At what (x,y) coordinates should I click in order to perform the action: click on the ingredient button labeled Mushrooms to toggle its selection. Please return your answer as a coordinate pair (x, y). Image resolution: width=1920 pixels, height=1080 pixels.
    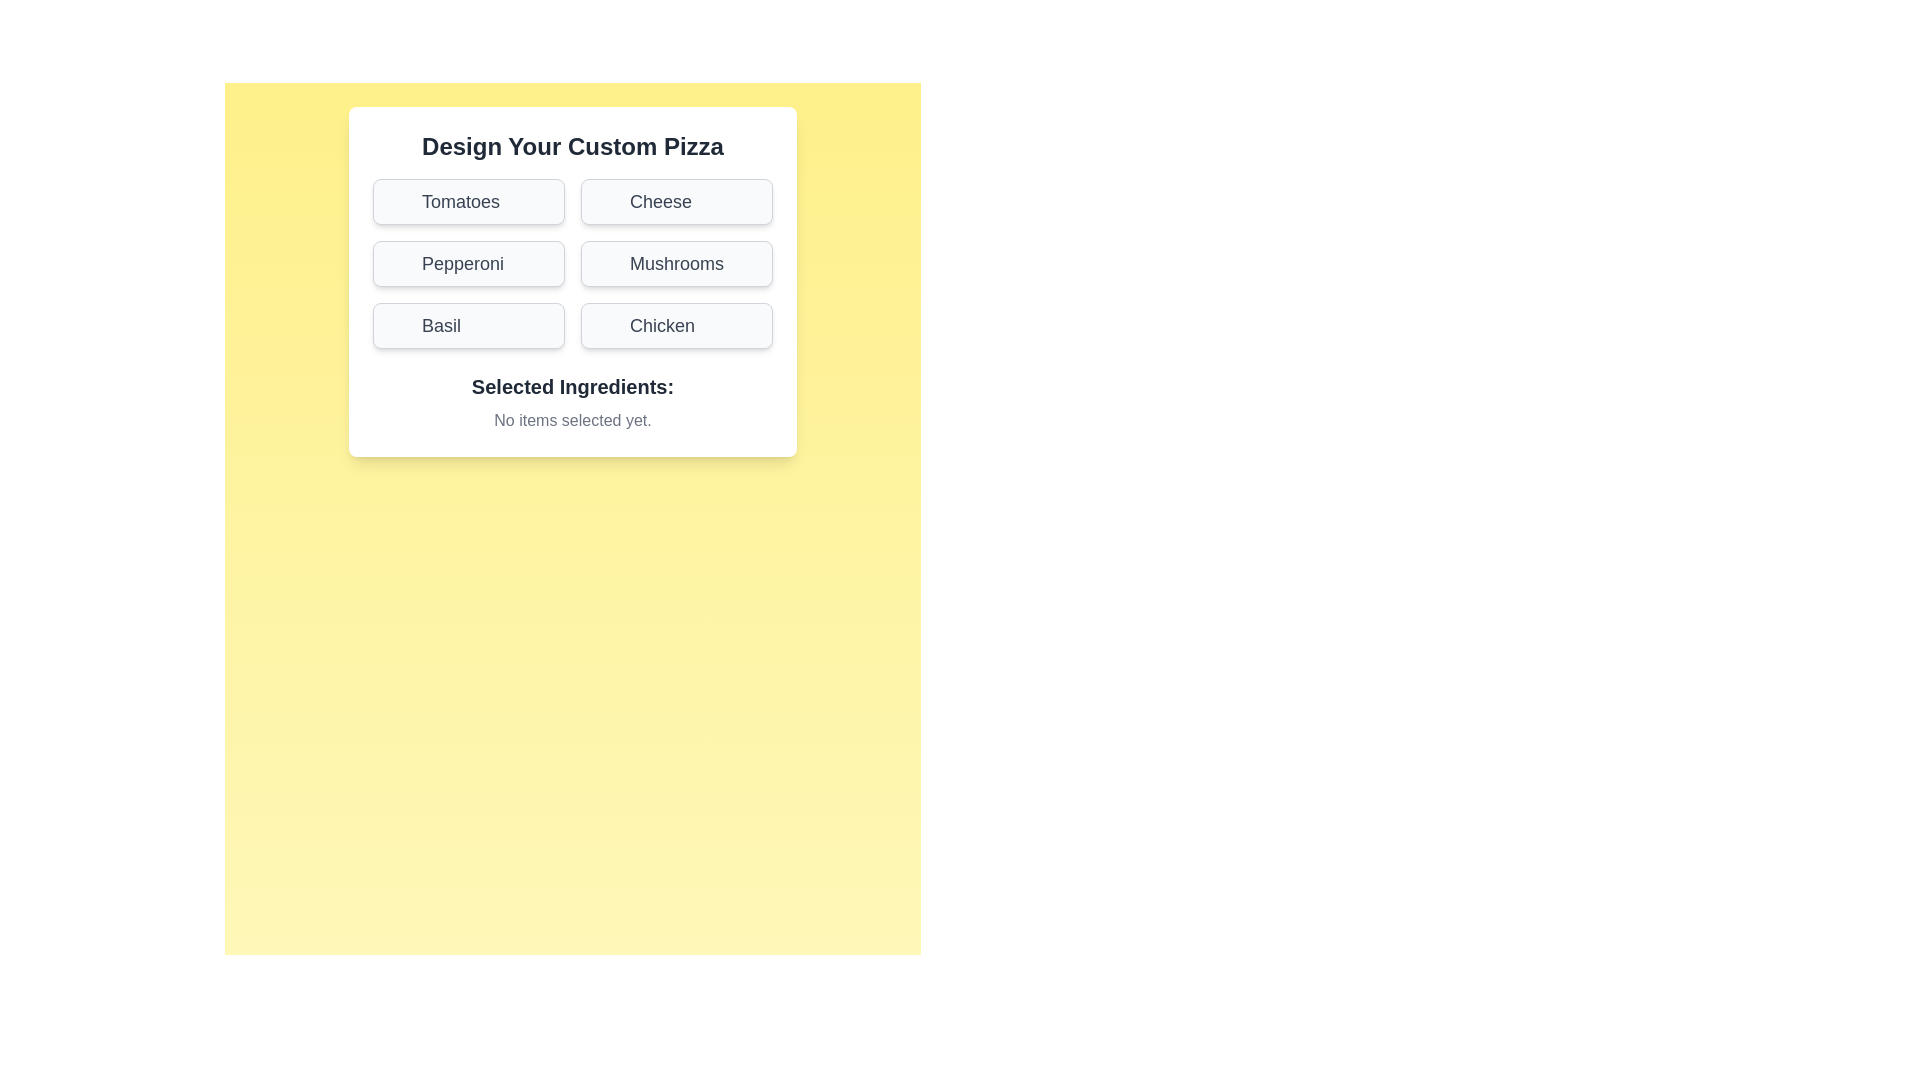
    Looking at the image, I should click on (676, 262).